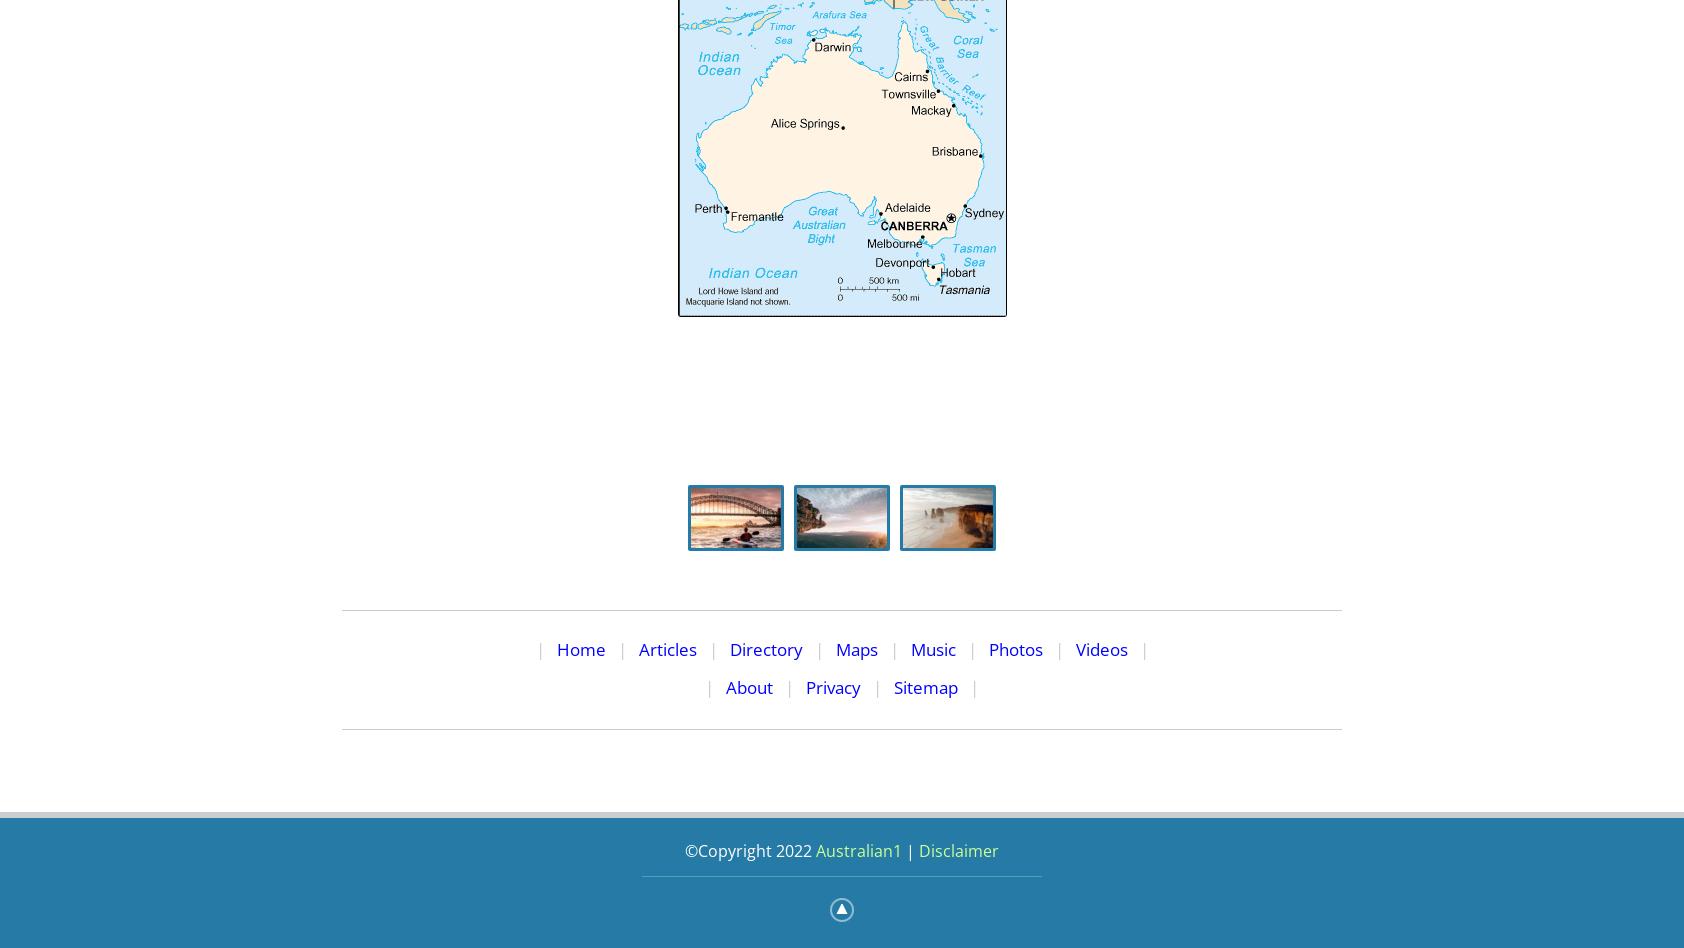  What do you see at coordinates (1100, 647) in the screenshot?
I see `'Videos'` at bounding box center [1100, 647].